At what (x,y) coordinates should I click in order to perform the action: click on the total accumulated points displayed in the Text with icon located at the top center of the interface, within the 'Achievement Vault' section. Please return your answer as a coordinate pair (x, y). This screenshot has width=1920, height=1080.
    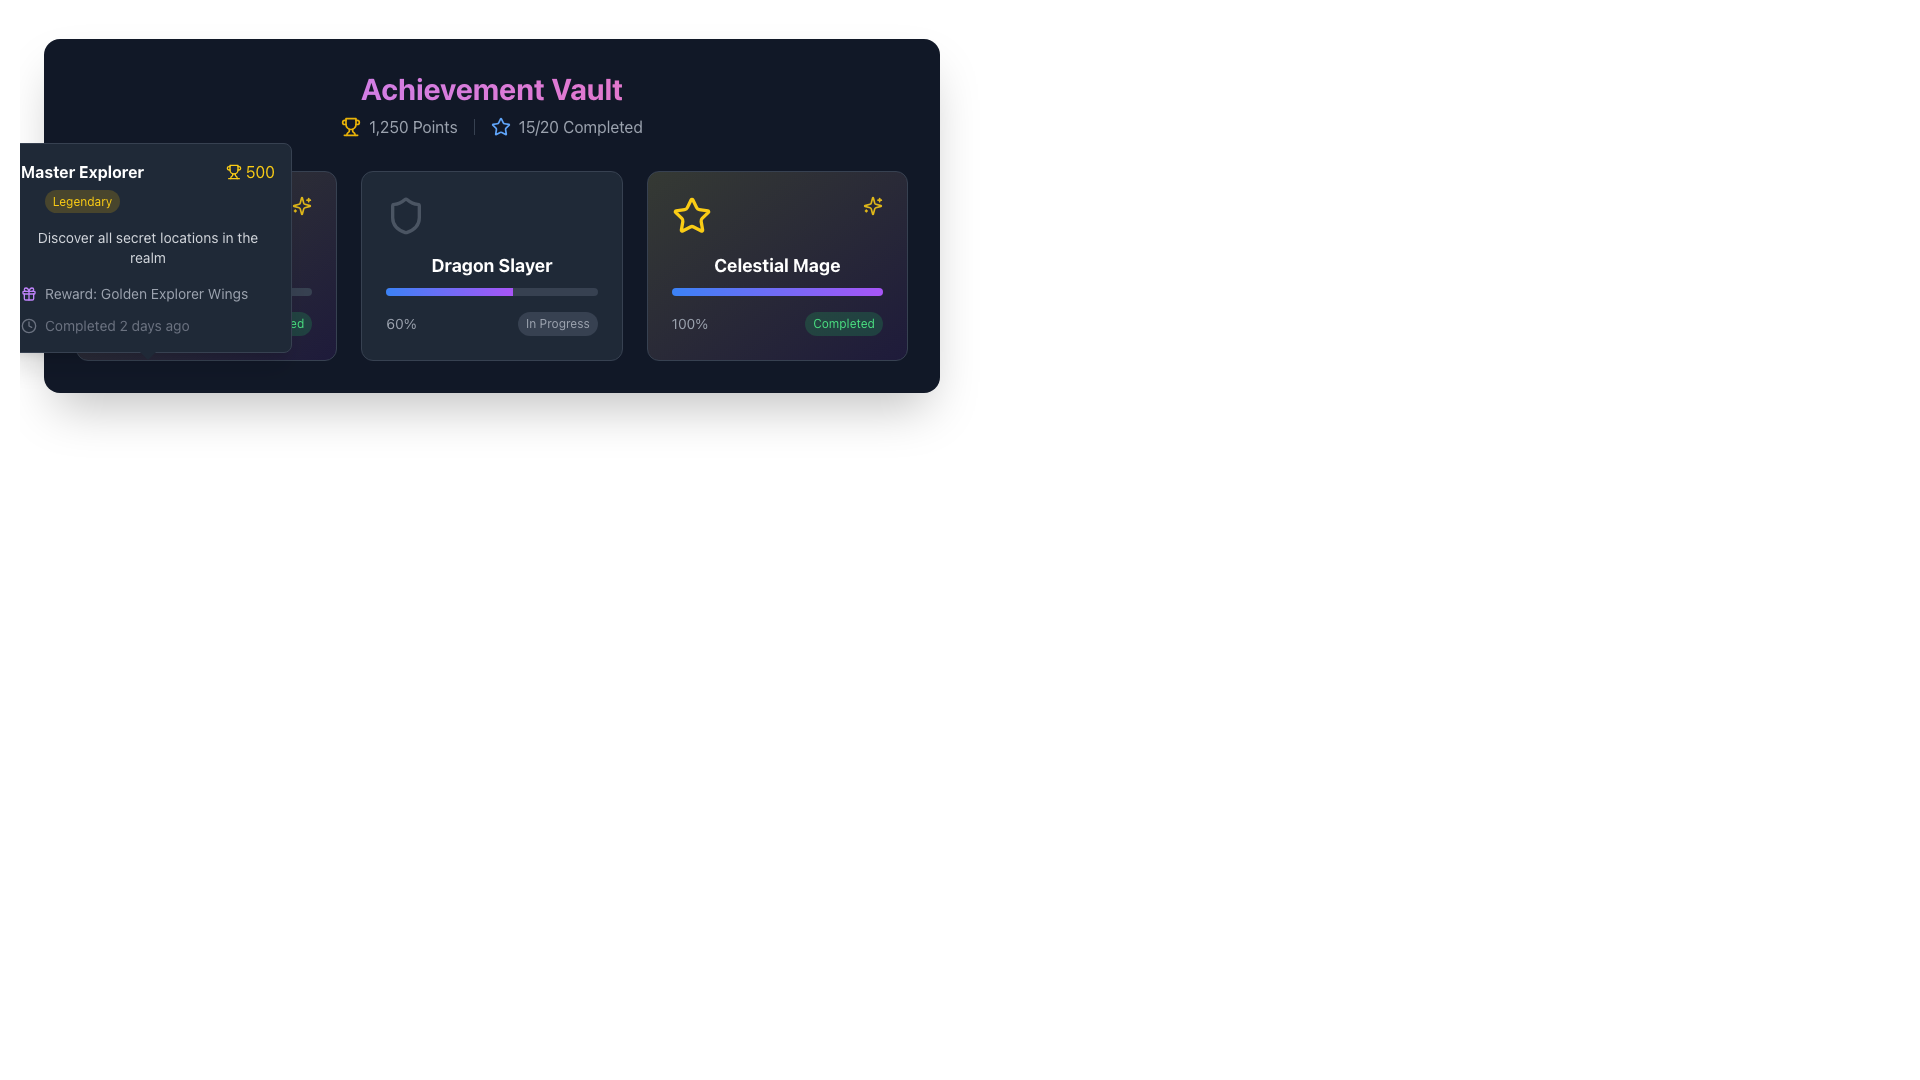
    Looking at the image, I should click on (399, 127).